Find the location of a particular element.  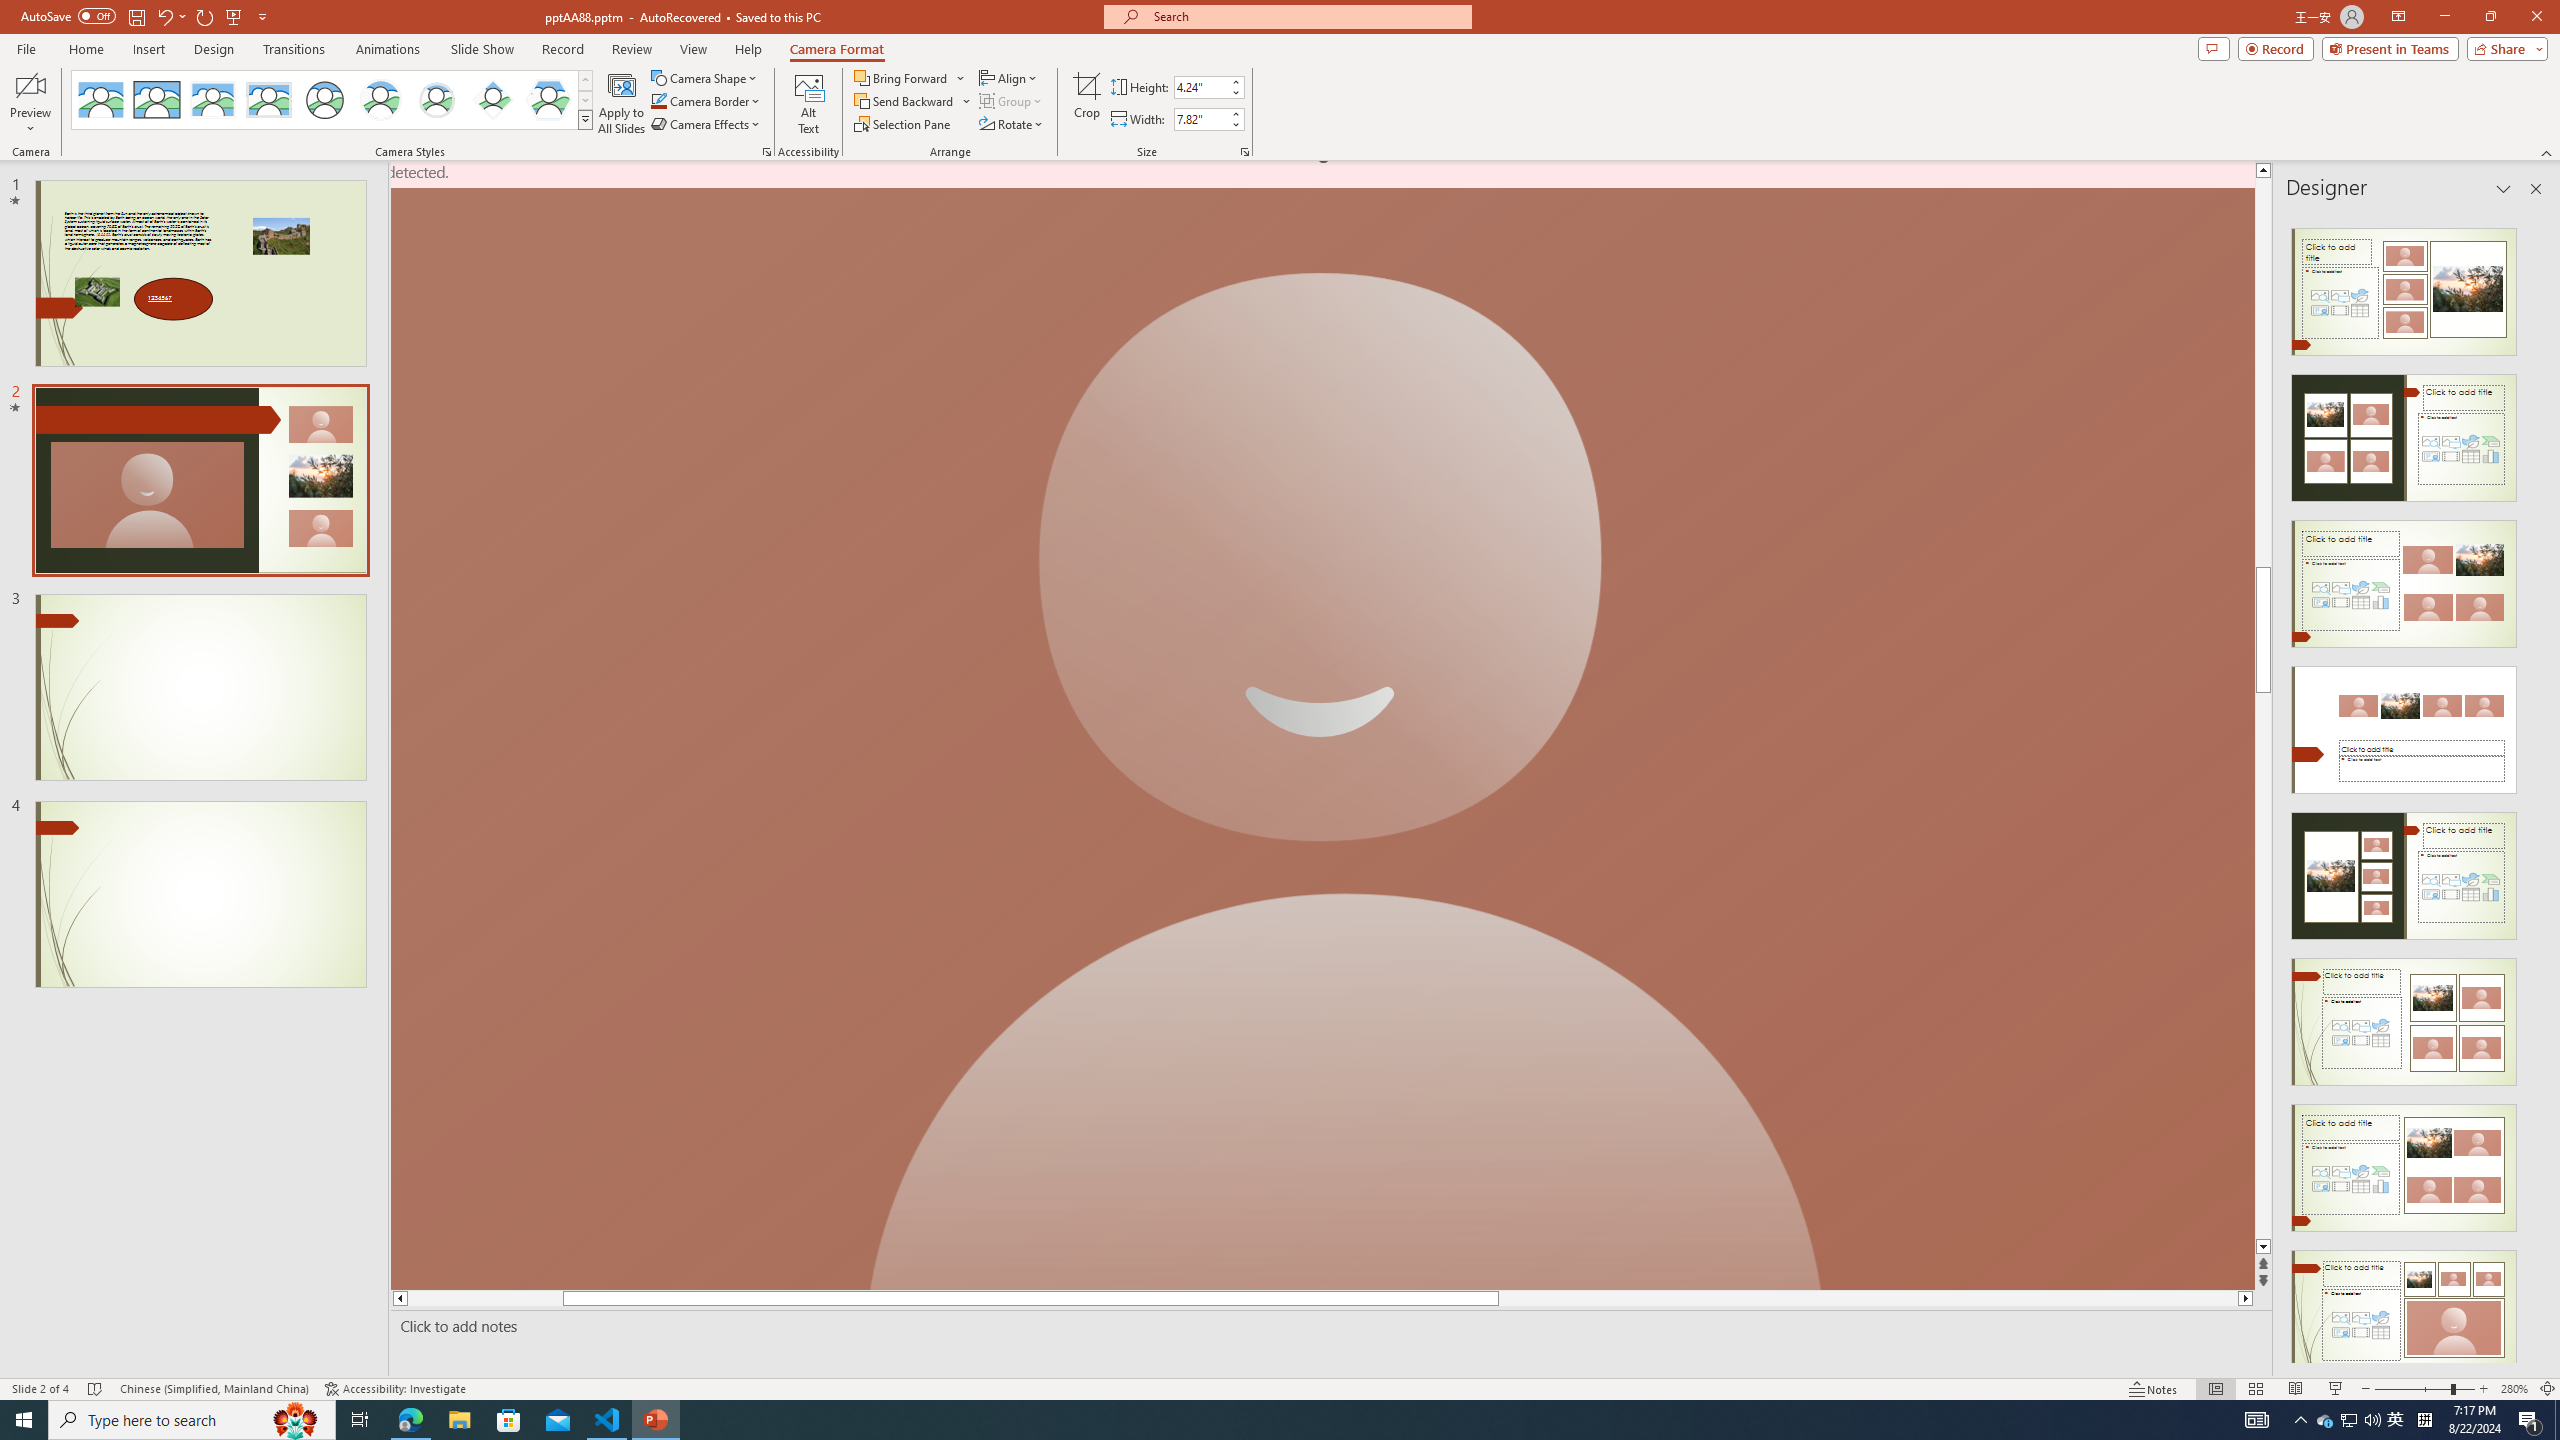

'Bring Forward' is located at coordinates (909, 77).